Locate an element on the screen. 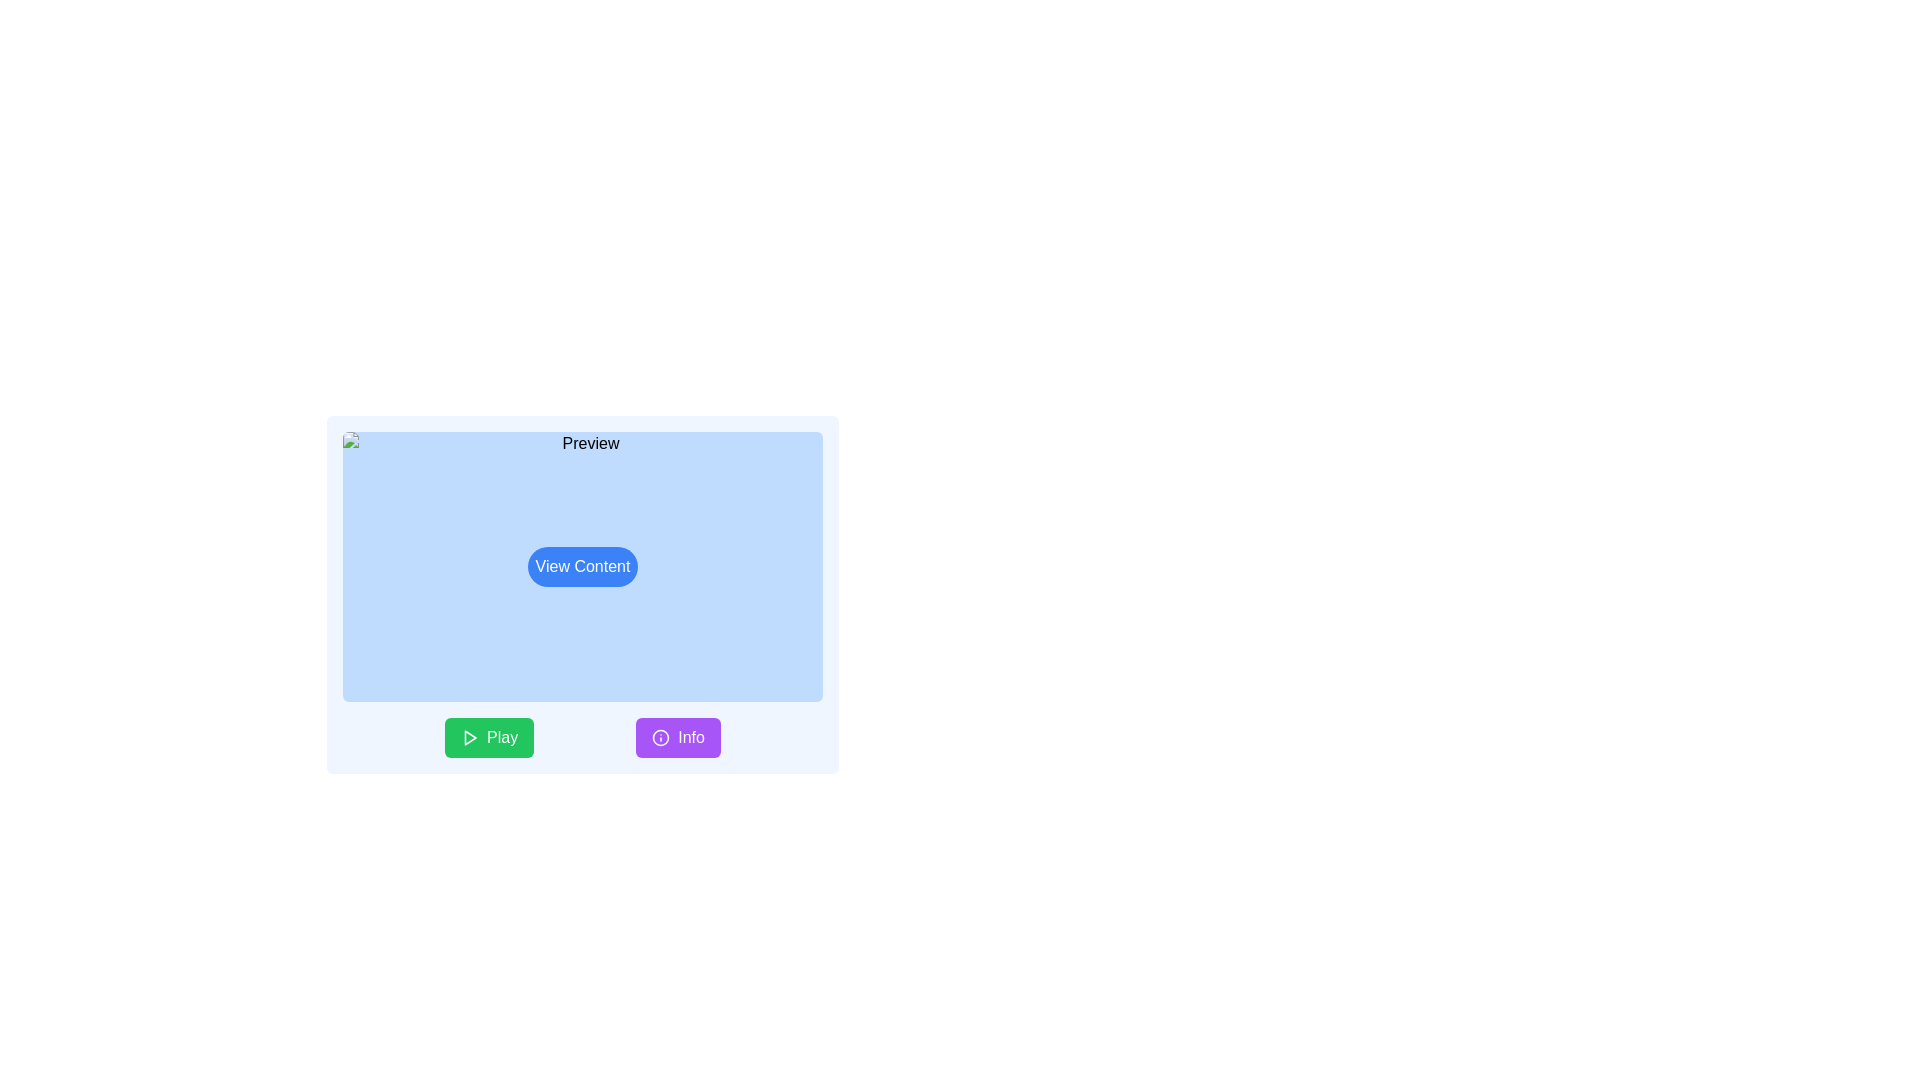 The width and height of the screenshot is (1920, 1080). the triangular play icon located within the green 'Play' button at the bottom left side of the card interface to trigger highlighting is located at coordinates (469, 737).